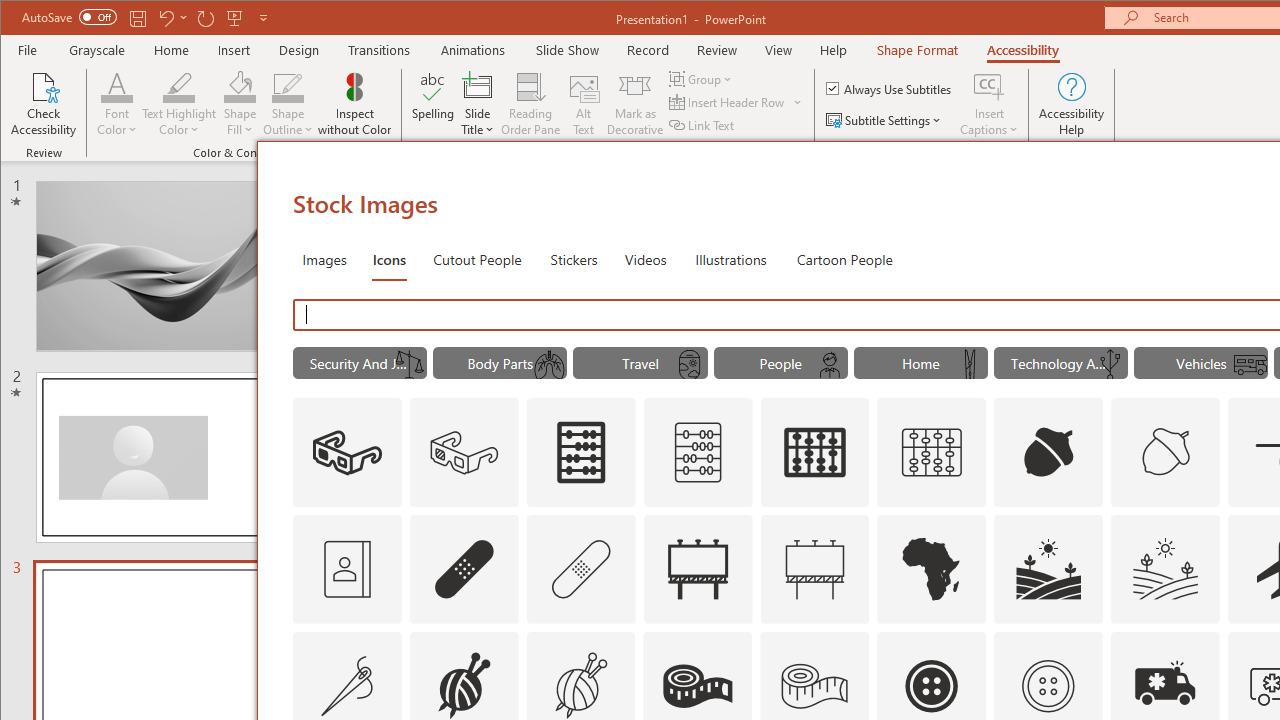 The width and height of the screenshot is (1280, 720). What do you see at coordinates (346, 452) in the screenshot?
I see `'AutomationID: Icons_3dGlasses'` at bounding box center [346, 452].